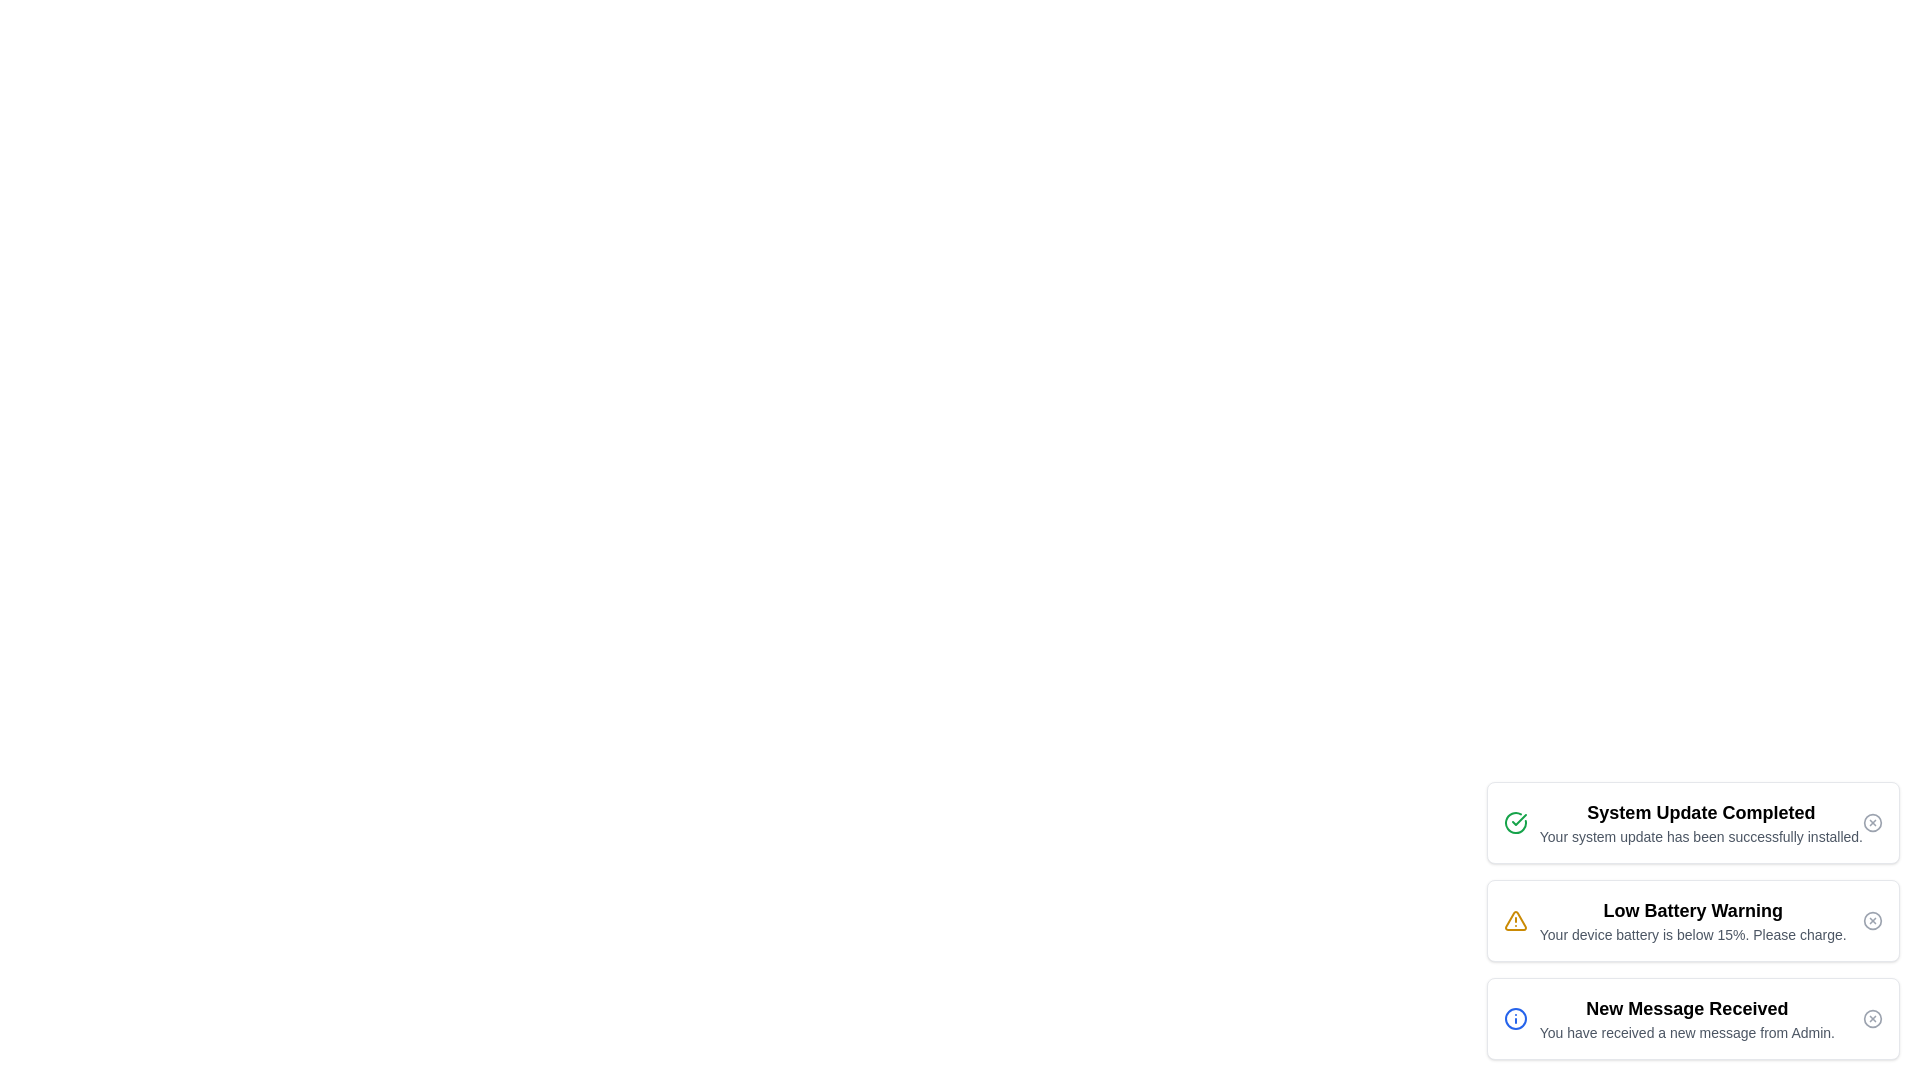 The height and width of the screenshot is (1080, 1920). Describe the element at coordinates (1692, 910) in the screenshot. I see `the 'Low Battery Warning' text label, which is a bold, larger font heading in the second notification card of the grid` at that location.